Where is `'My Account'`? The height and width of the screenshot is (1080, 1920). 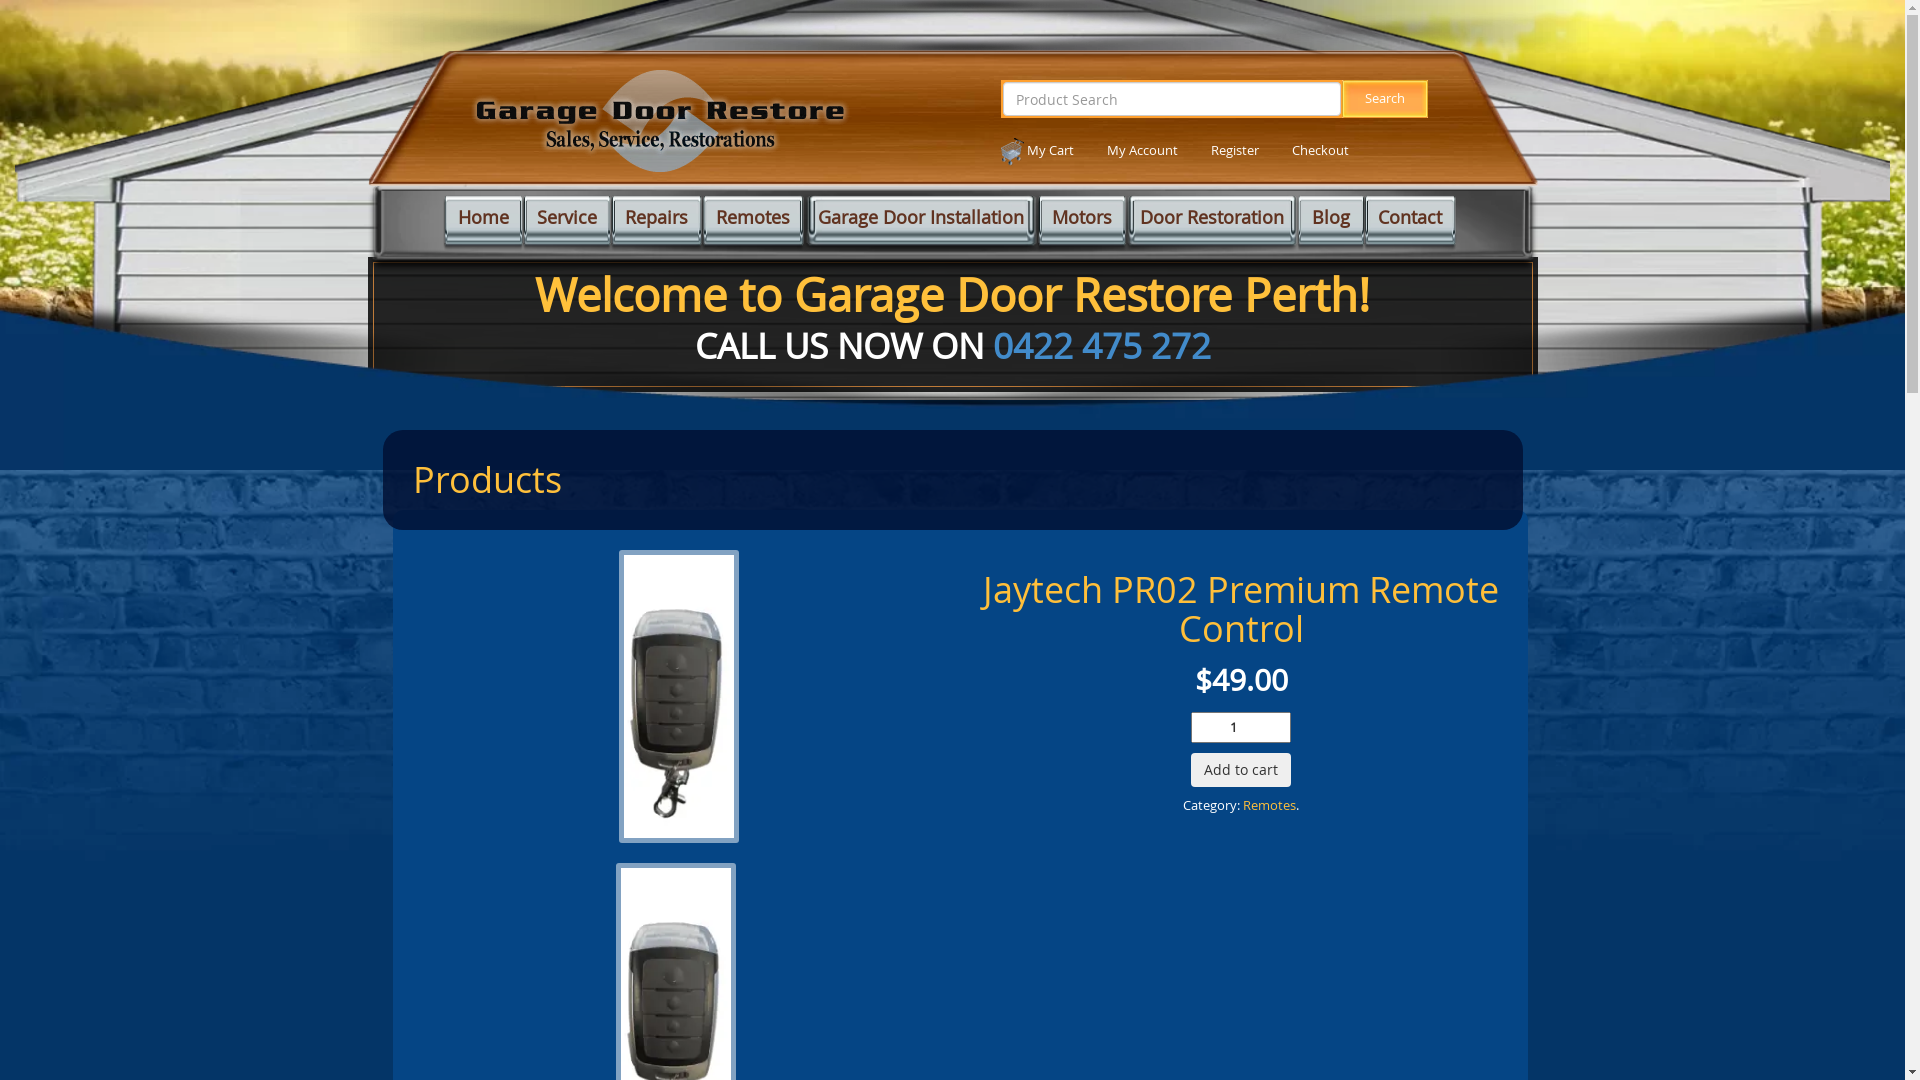
'My Account' is located at coordinates (1106, 149).